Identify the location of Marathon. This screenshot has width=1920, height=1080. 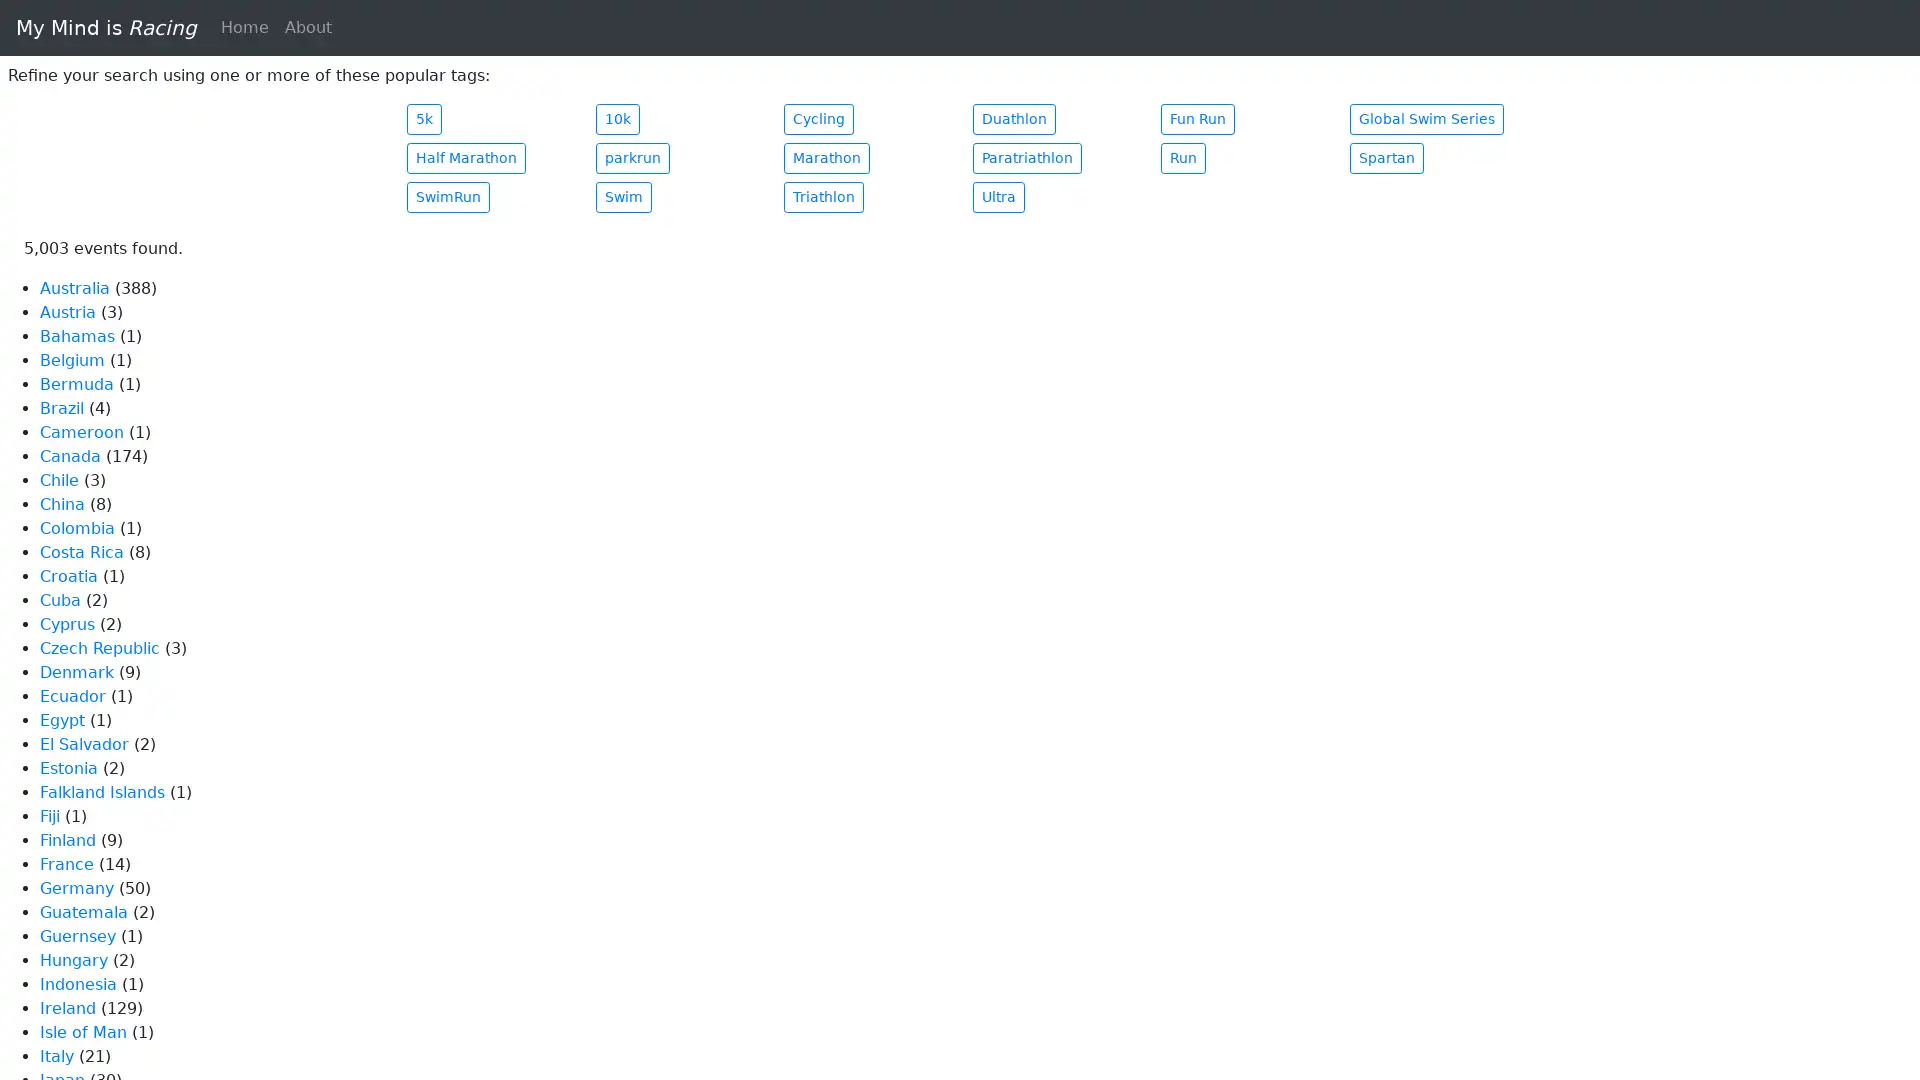
(826, 157).